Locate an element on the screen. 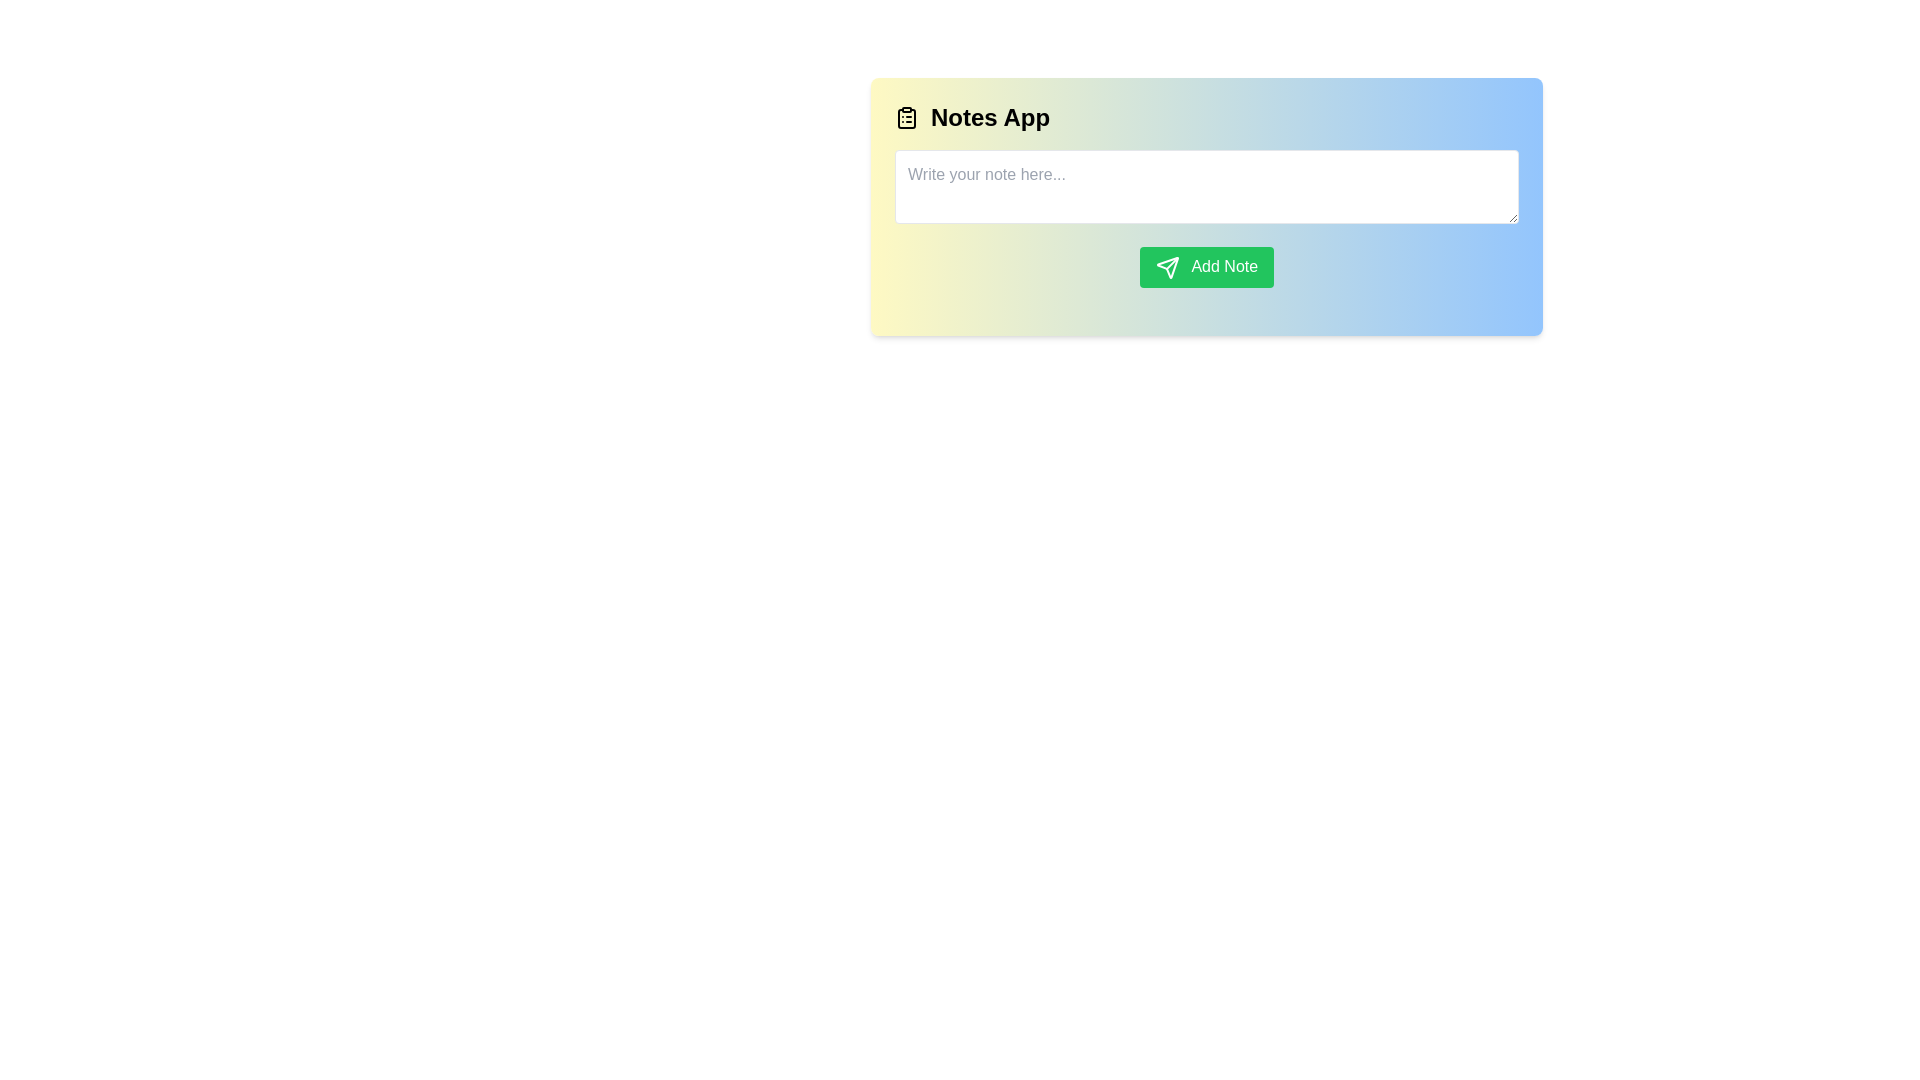 Image resolution: width=1920 pixels, height=1080 pixels. the decorative icon representing the 'Notes App', which is located is located at coordinates (906, 118).